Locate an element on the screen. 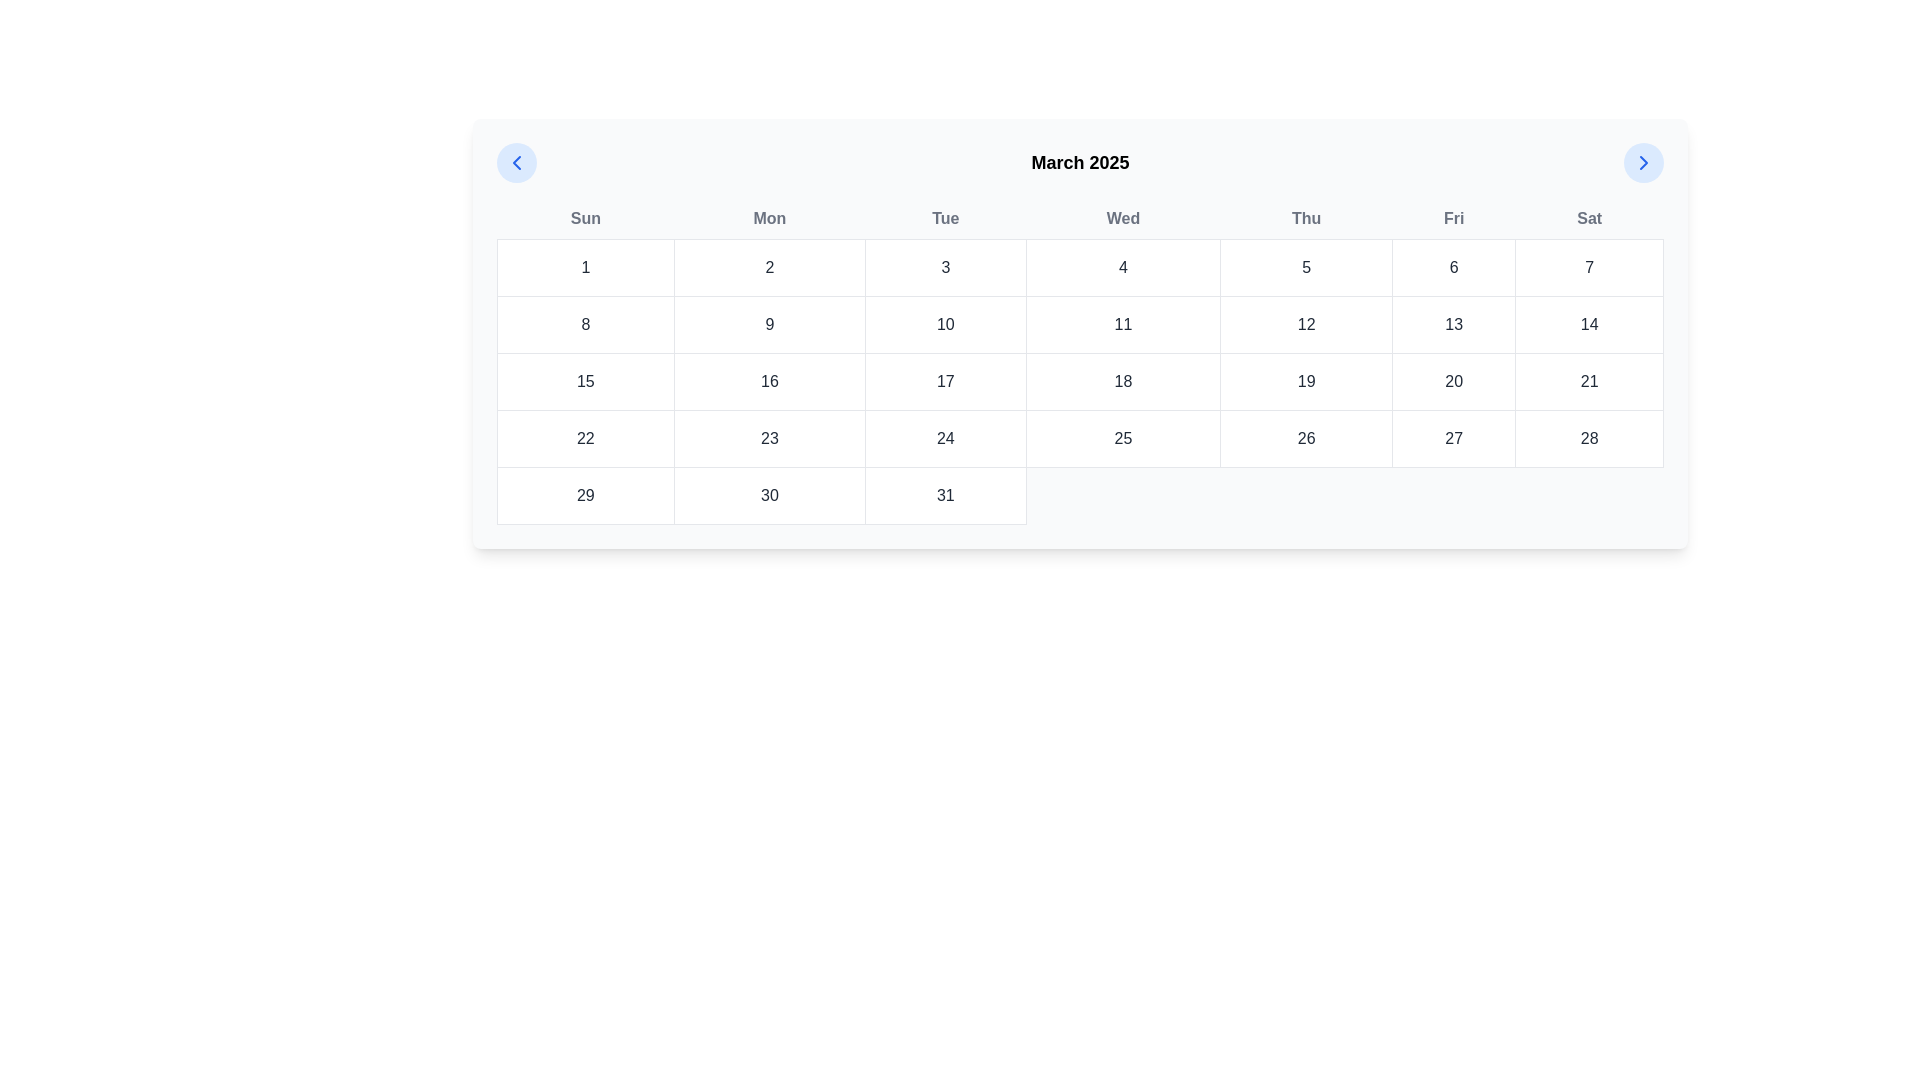 The width and height of the screenshot is (1920, 1080). the calendar cell displaying the number '30' is located at coordinates (768, 495).